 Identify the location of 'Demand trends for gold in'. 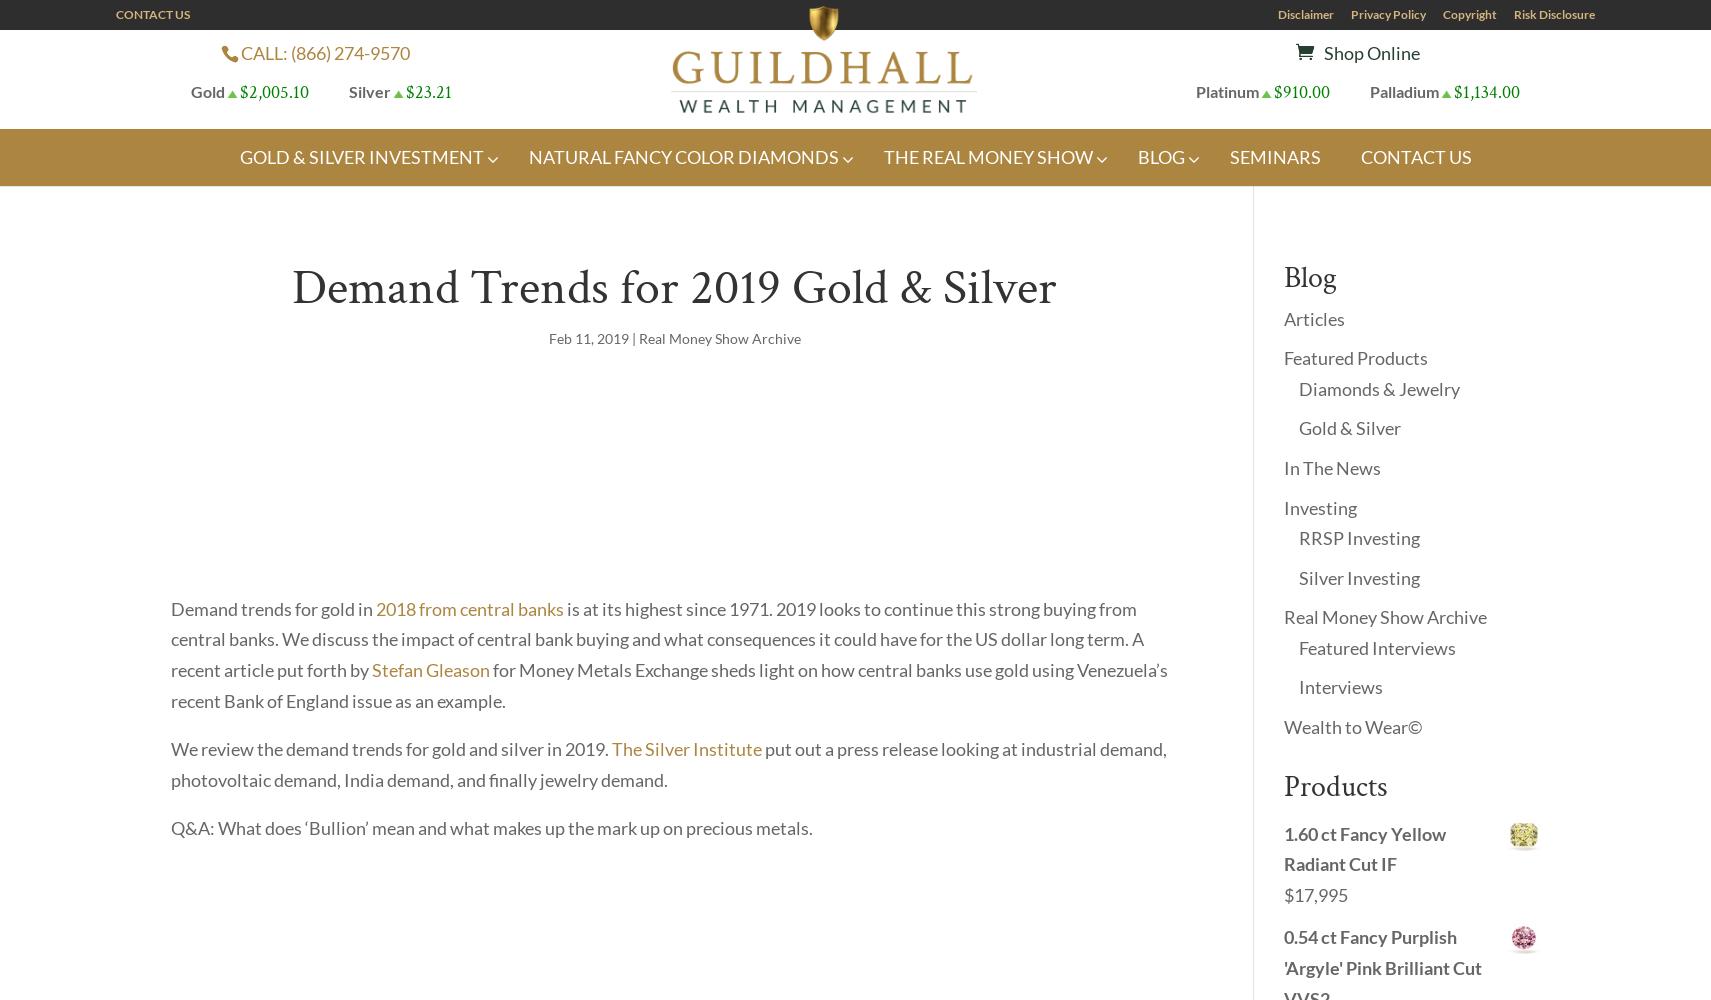
(169, 607).